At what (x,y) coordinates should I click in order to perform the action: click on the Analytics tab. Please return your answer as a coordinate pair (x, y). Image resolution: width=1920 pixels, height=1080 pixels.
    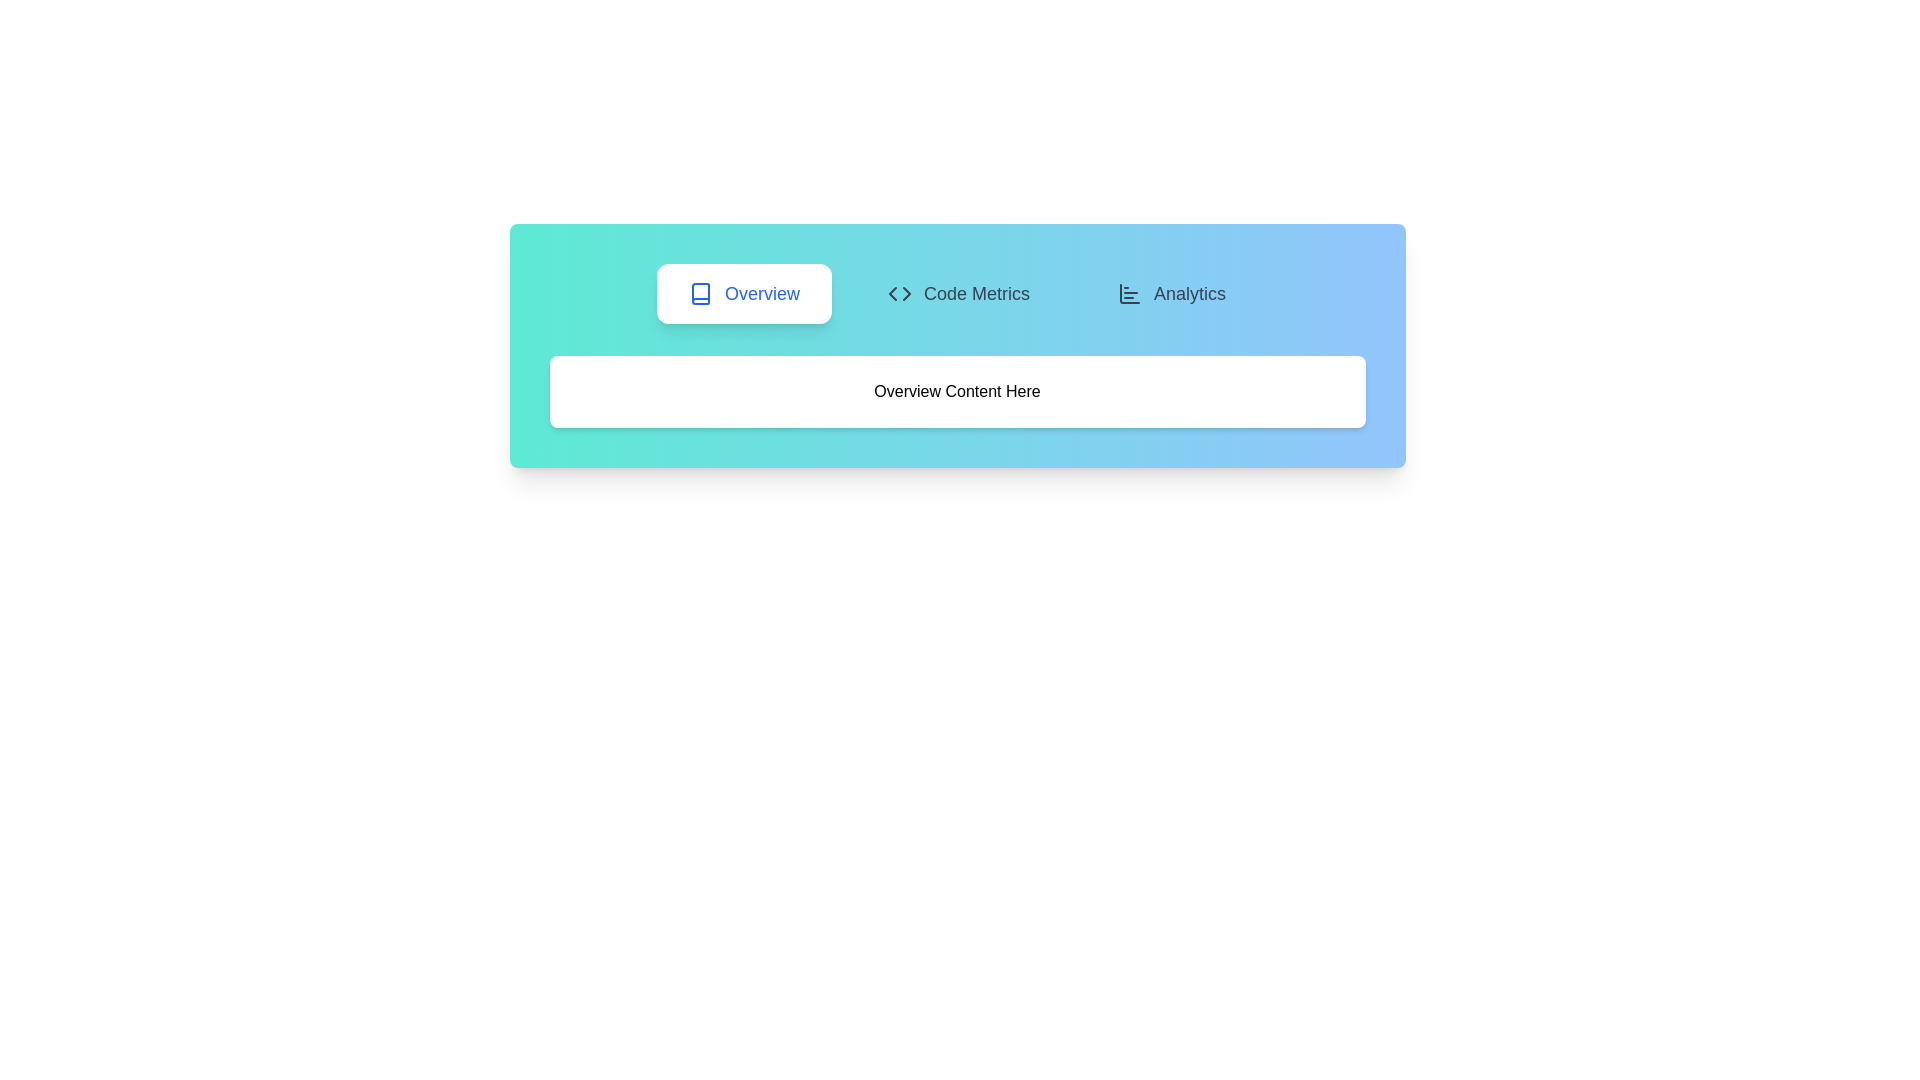
    Looking at the image, I should click on (1171, 293).